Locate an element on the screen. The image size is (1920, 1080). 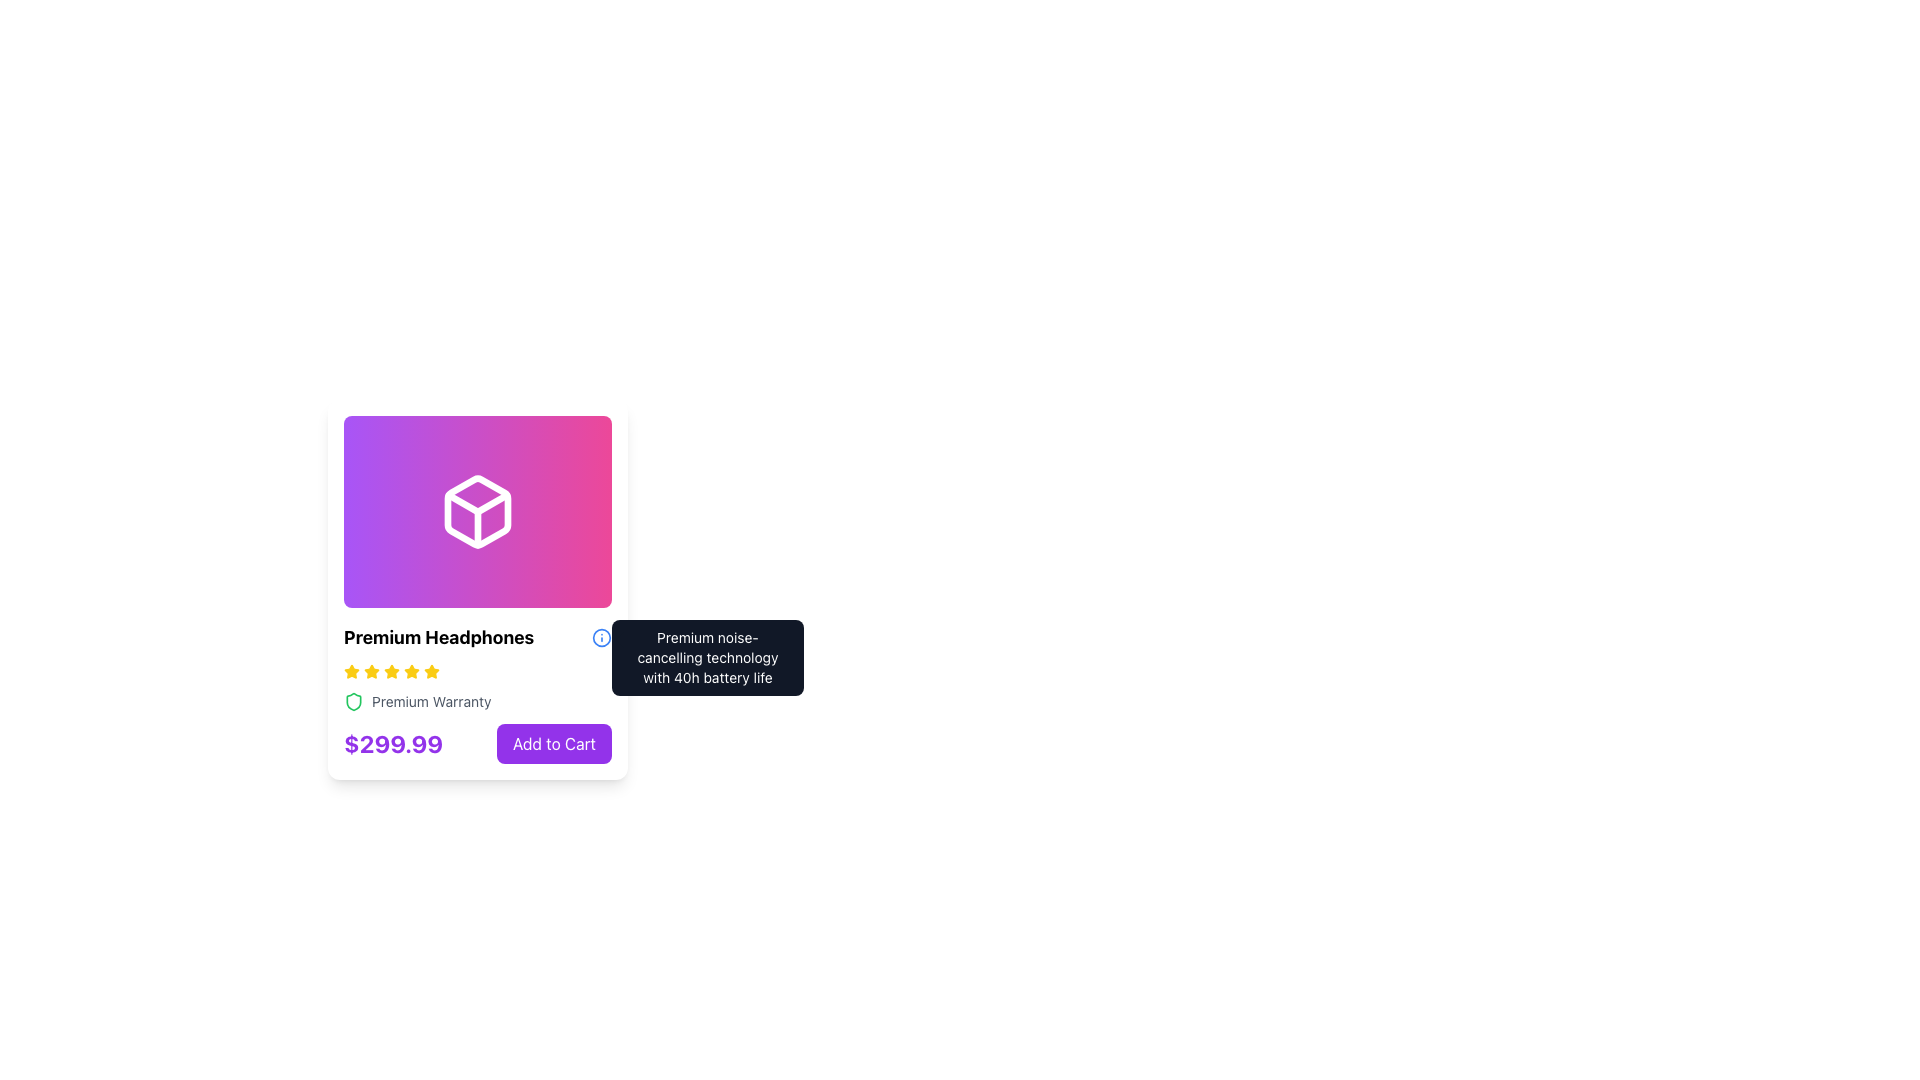
the large bold purple price text '$299.99' located at the bottom left of the product card, beneath the product warranty text and to the left of the 'Add to Cart' button is located at coordinates (393, 744).